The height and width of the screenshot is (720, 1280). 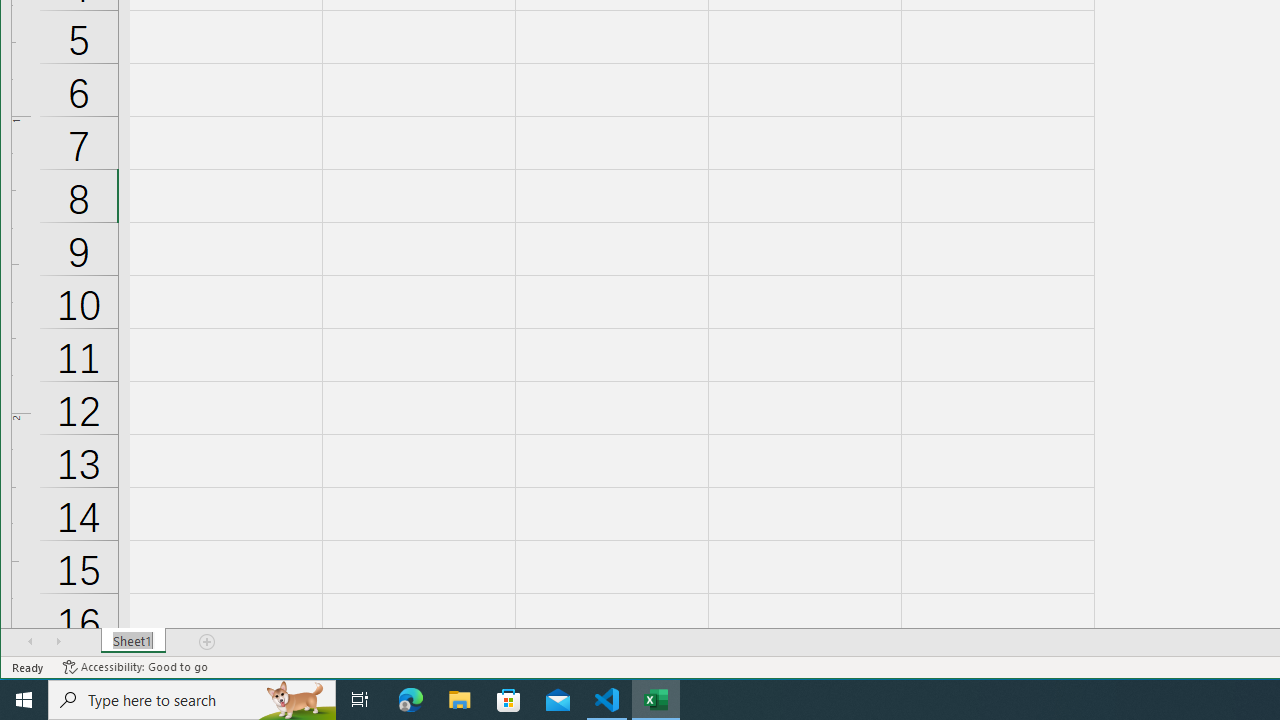 I want to click on 'Task View', so click(x=359, y=698).